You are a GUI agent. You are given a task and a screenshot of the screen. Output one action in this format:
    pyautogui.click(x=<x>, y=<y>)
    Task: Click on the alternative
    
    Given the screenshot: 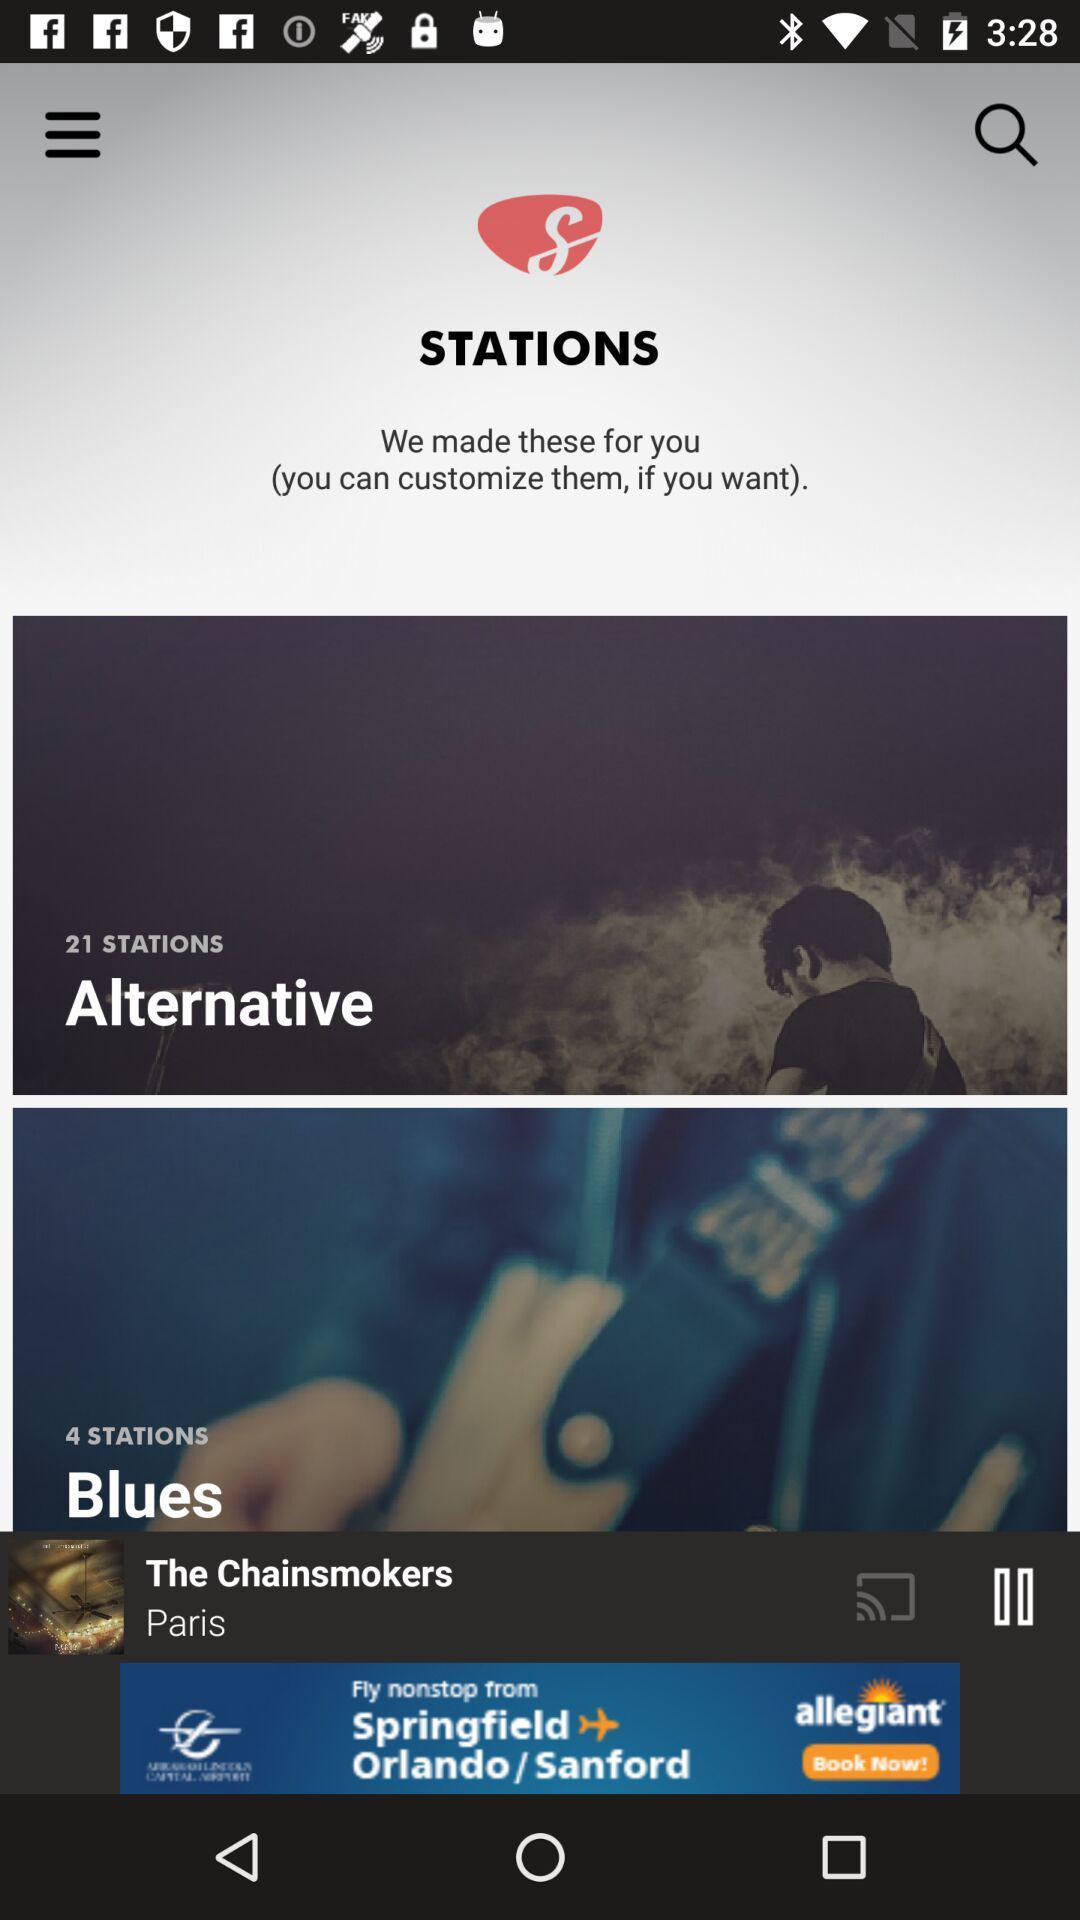 What is the action you would take?
    pyautogui.click(x=540, y=855)
    